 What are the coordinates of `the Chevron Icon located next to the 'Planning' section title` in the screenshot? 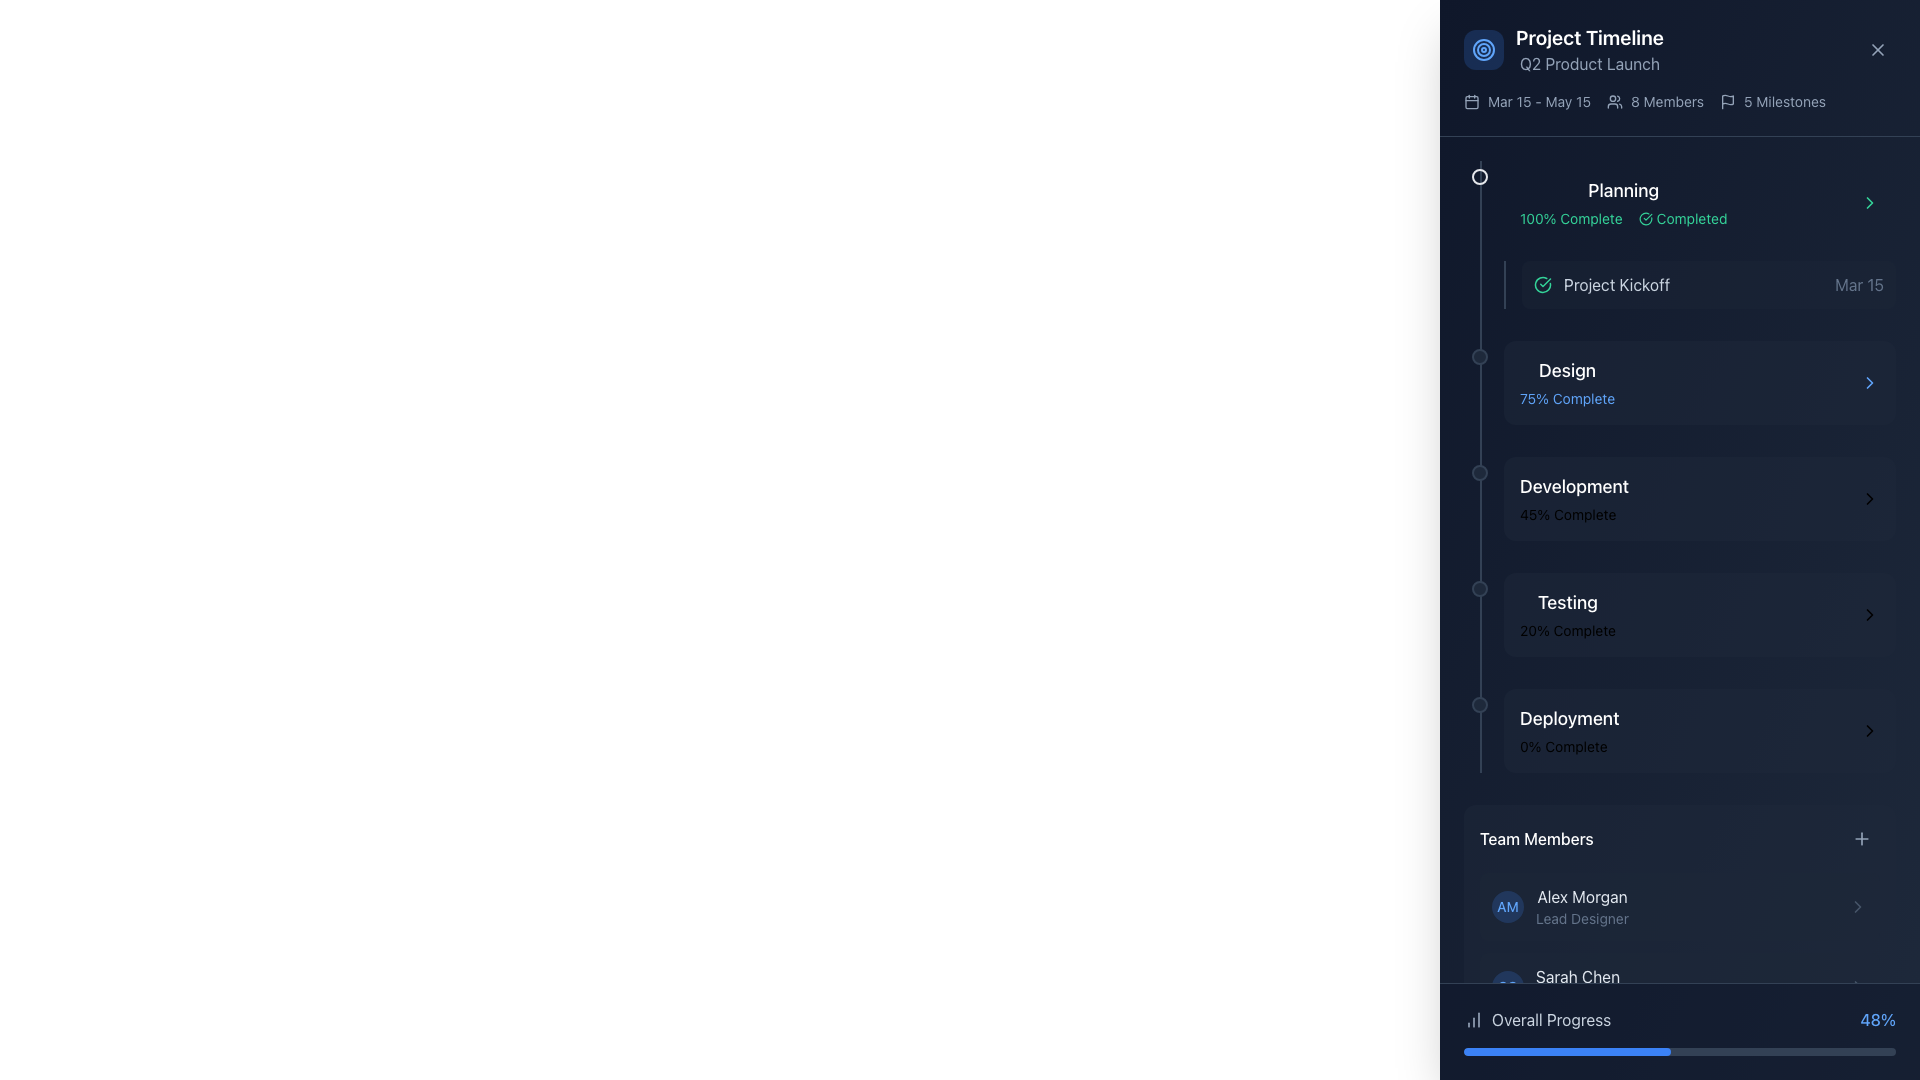 It's located at (1869, 203).